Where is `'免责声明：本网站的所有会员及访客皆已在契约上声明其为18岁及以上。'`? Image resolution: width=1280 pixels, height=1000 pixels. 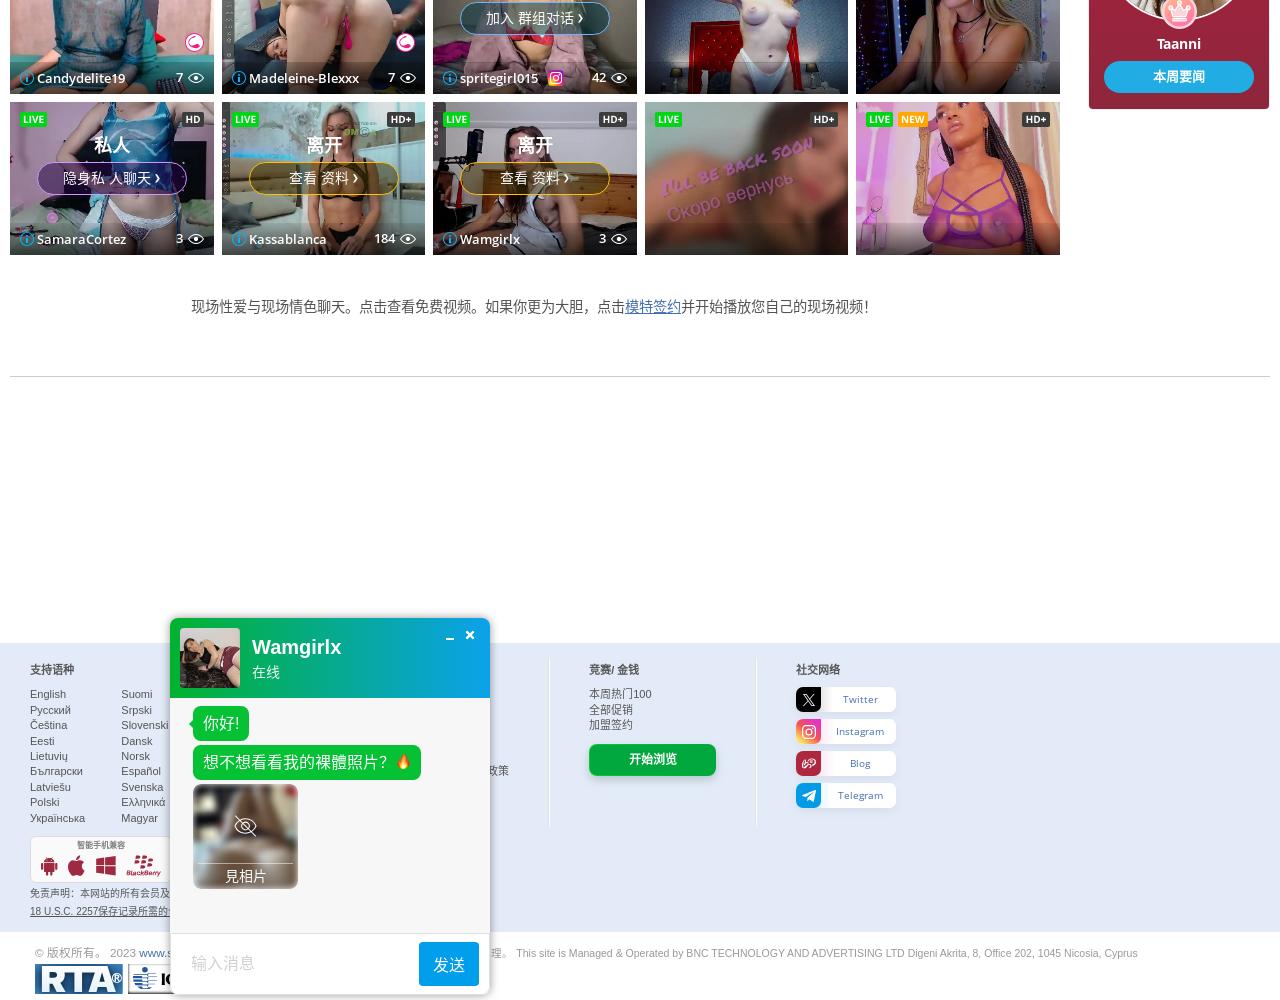
'免责声明：本网站的所有会员及访客皆已在契约上声明其为18岁及以上。' is located at coordinates (190, 893).